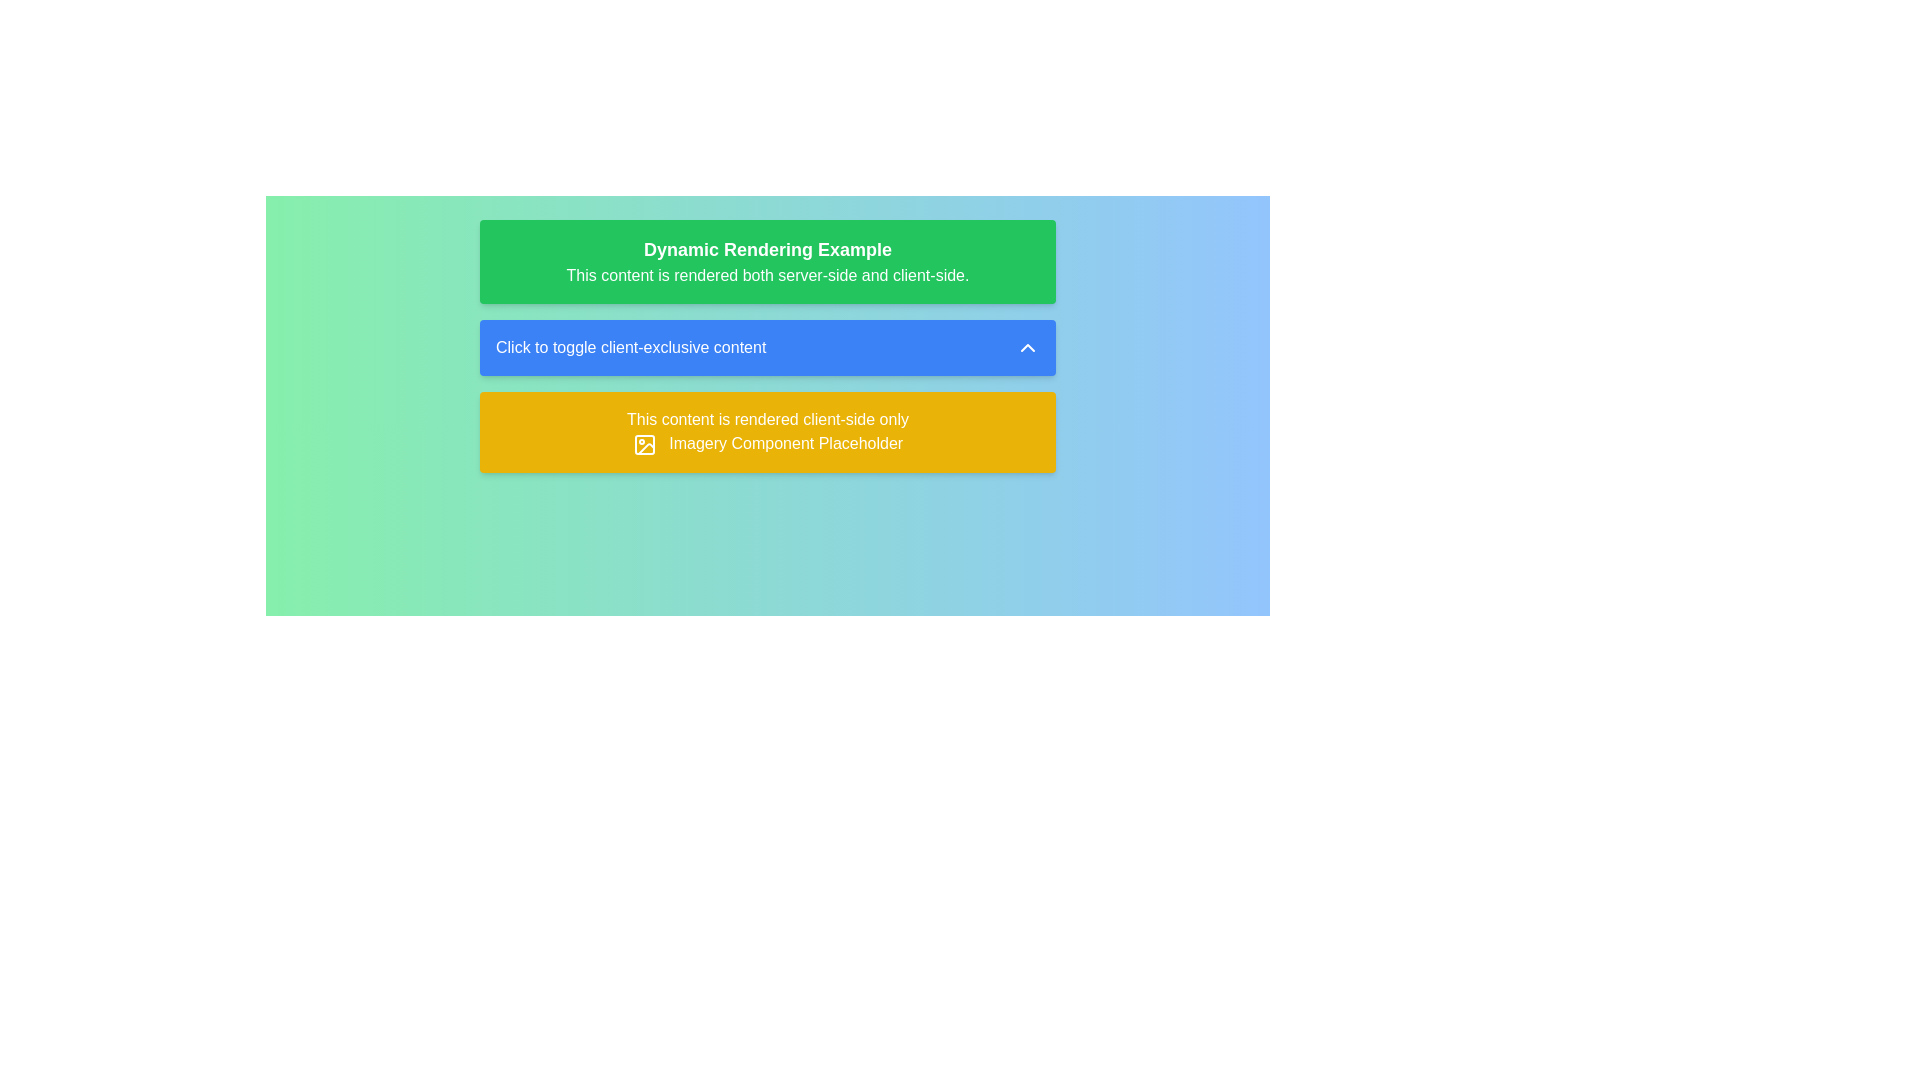  Describe the element at coordinates (1027, 346) in the screenshot. I see `the upward-pointing chevron icon located in the top-right corner of the blue rectangular section containing the text 'Click to toggle client-exclusive content'` at that location.